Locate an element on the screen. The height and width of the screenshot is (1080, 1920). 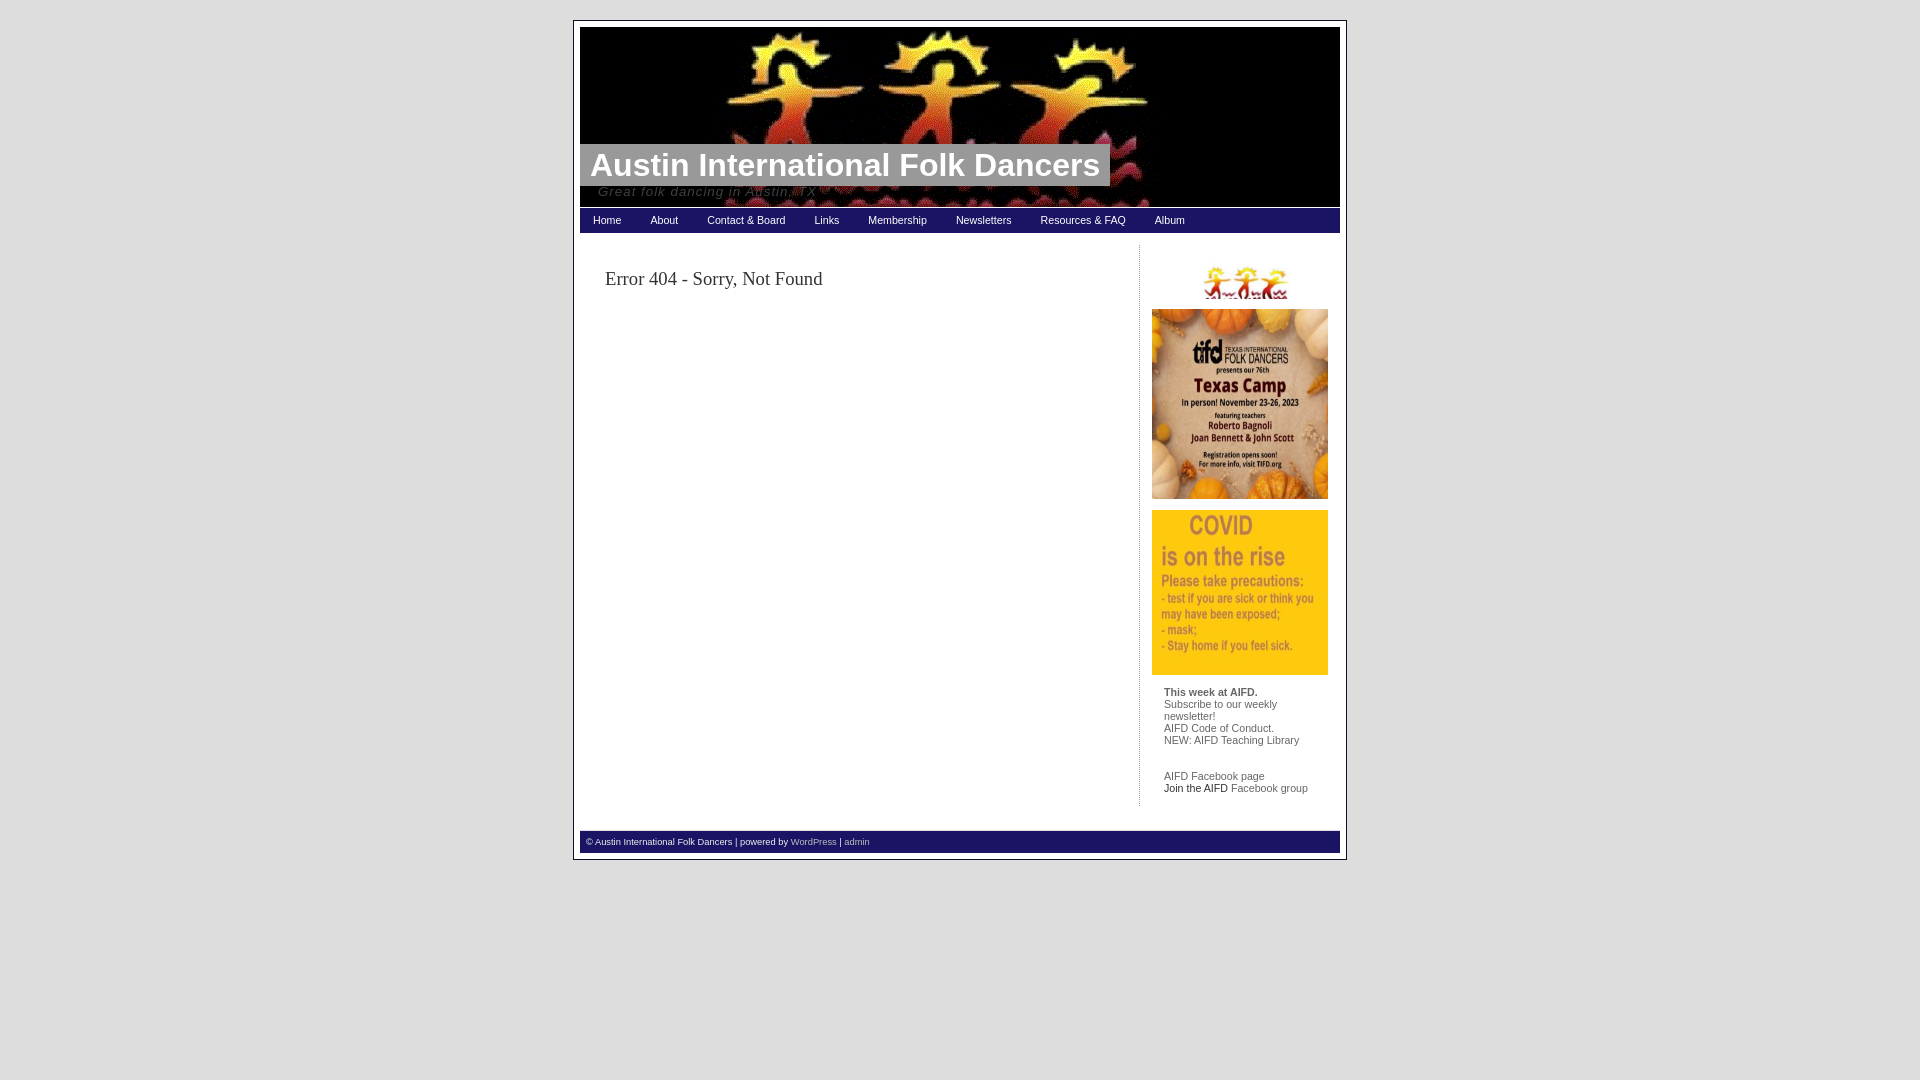
'About' is located at coordinates (663, 219).